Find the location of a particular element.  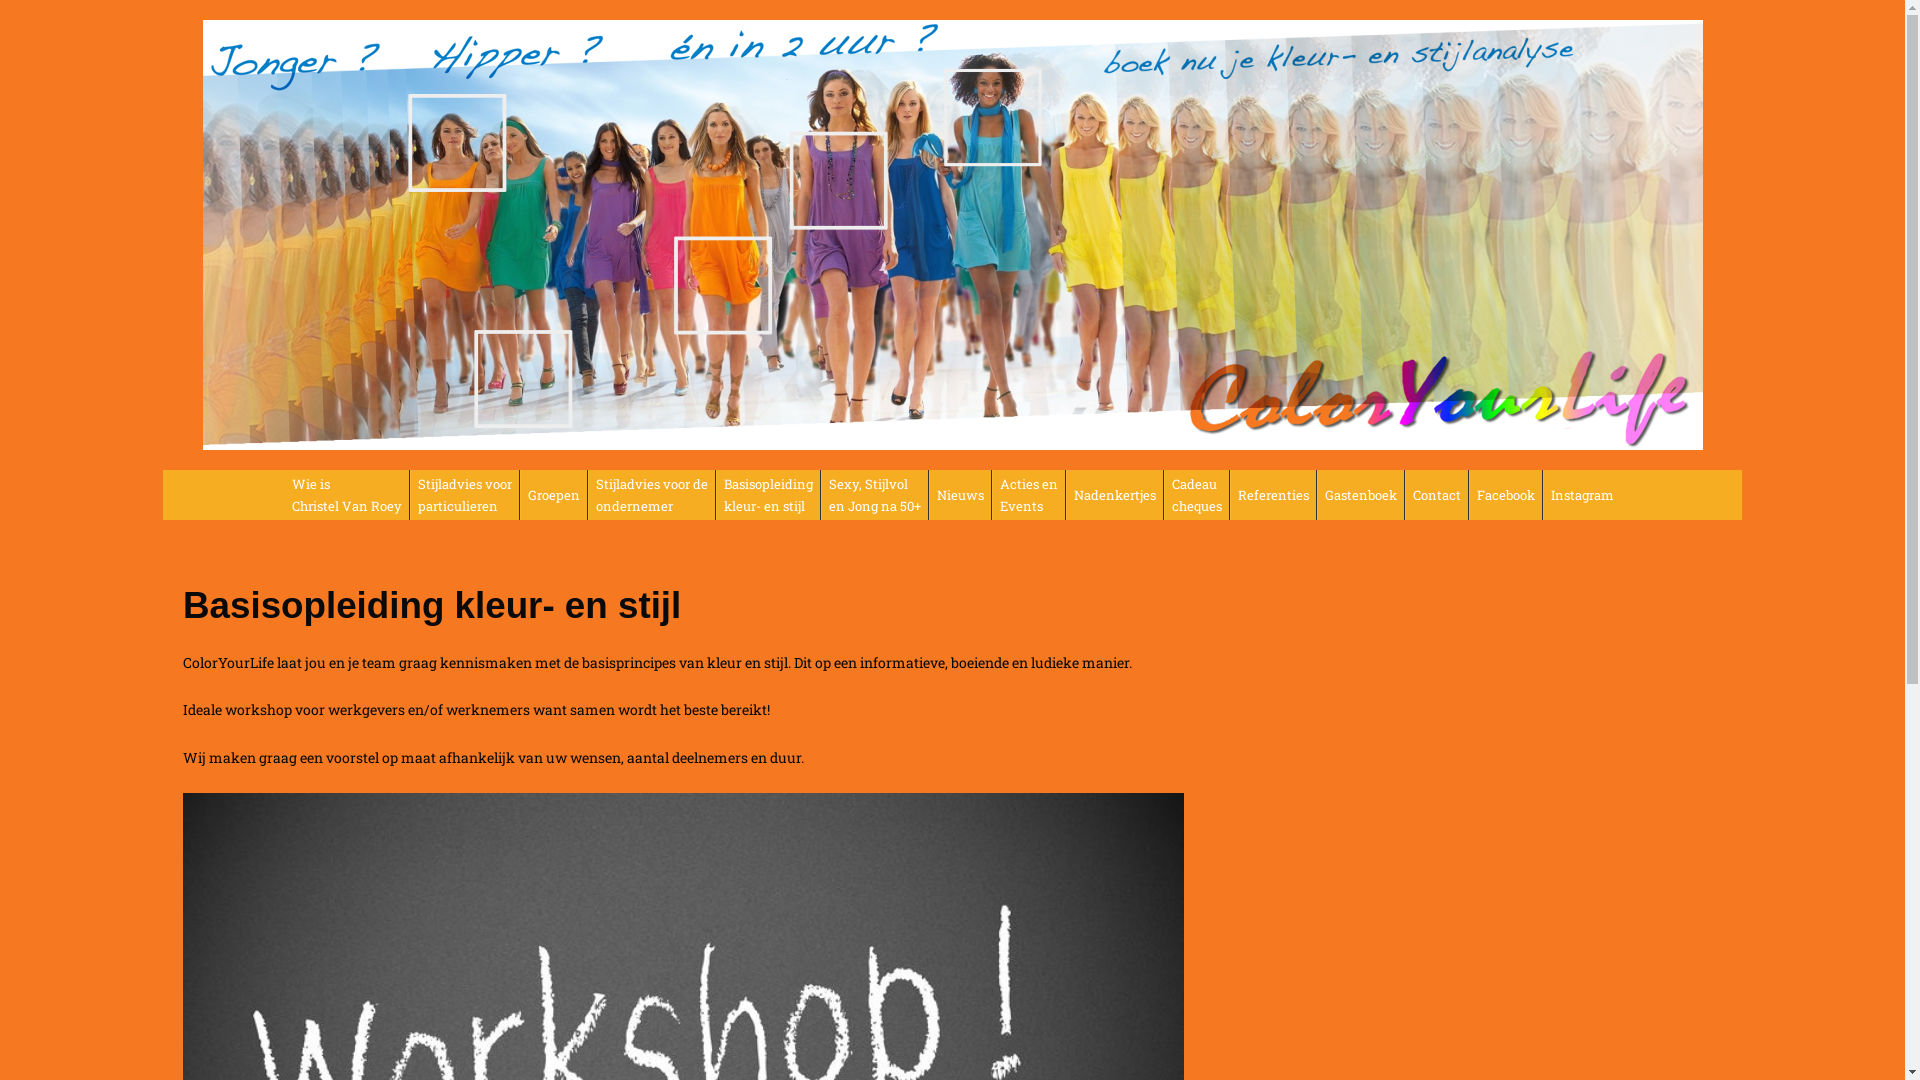

'Groepen' is located at coordinates (553, 494).